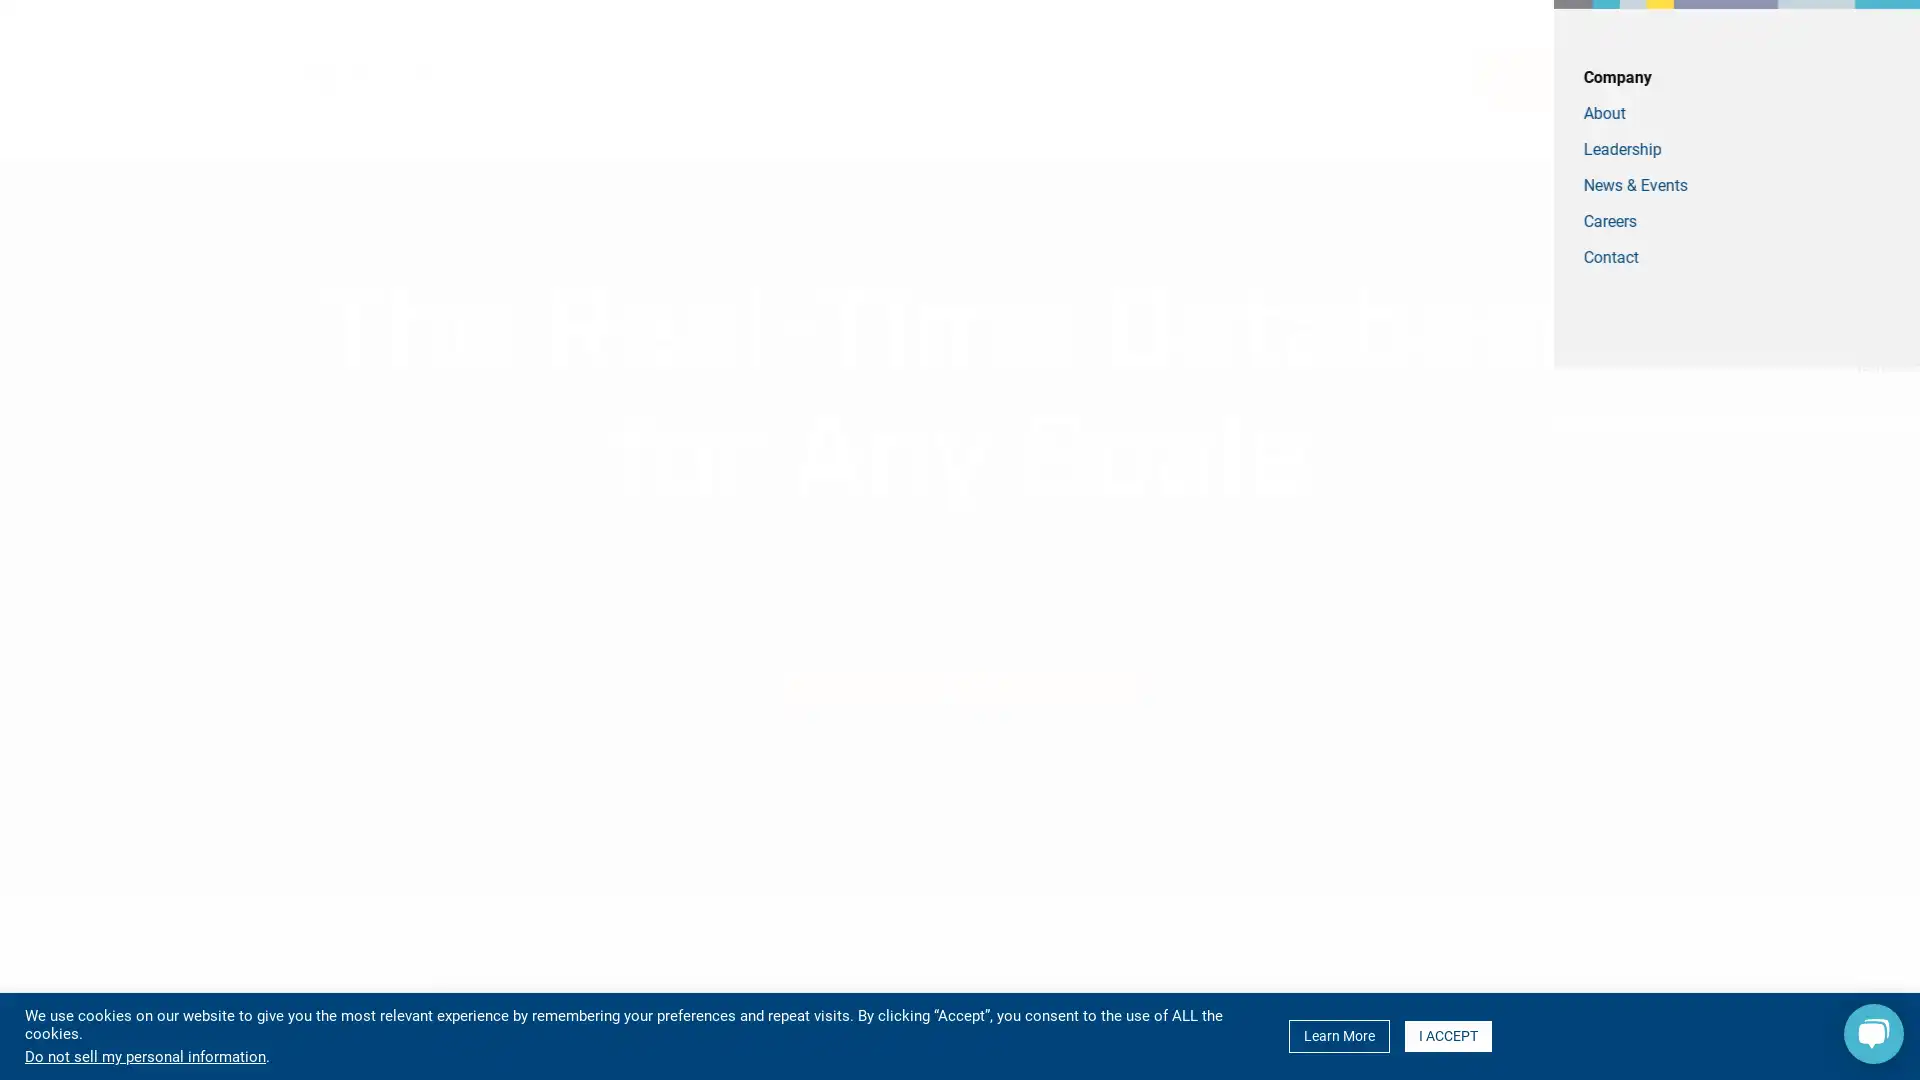 This screenshot has width=1920, height=1080. What do you see at coordinates (1448, 1035) in the screenshot?
I see `I ACCEPT` at bounding box center [1448, 1035].